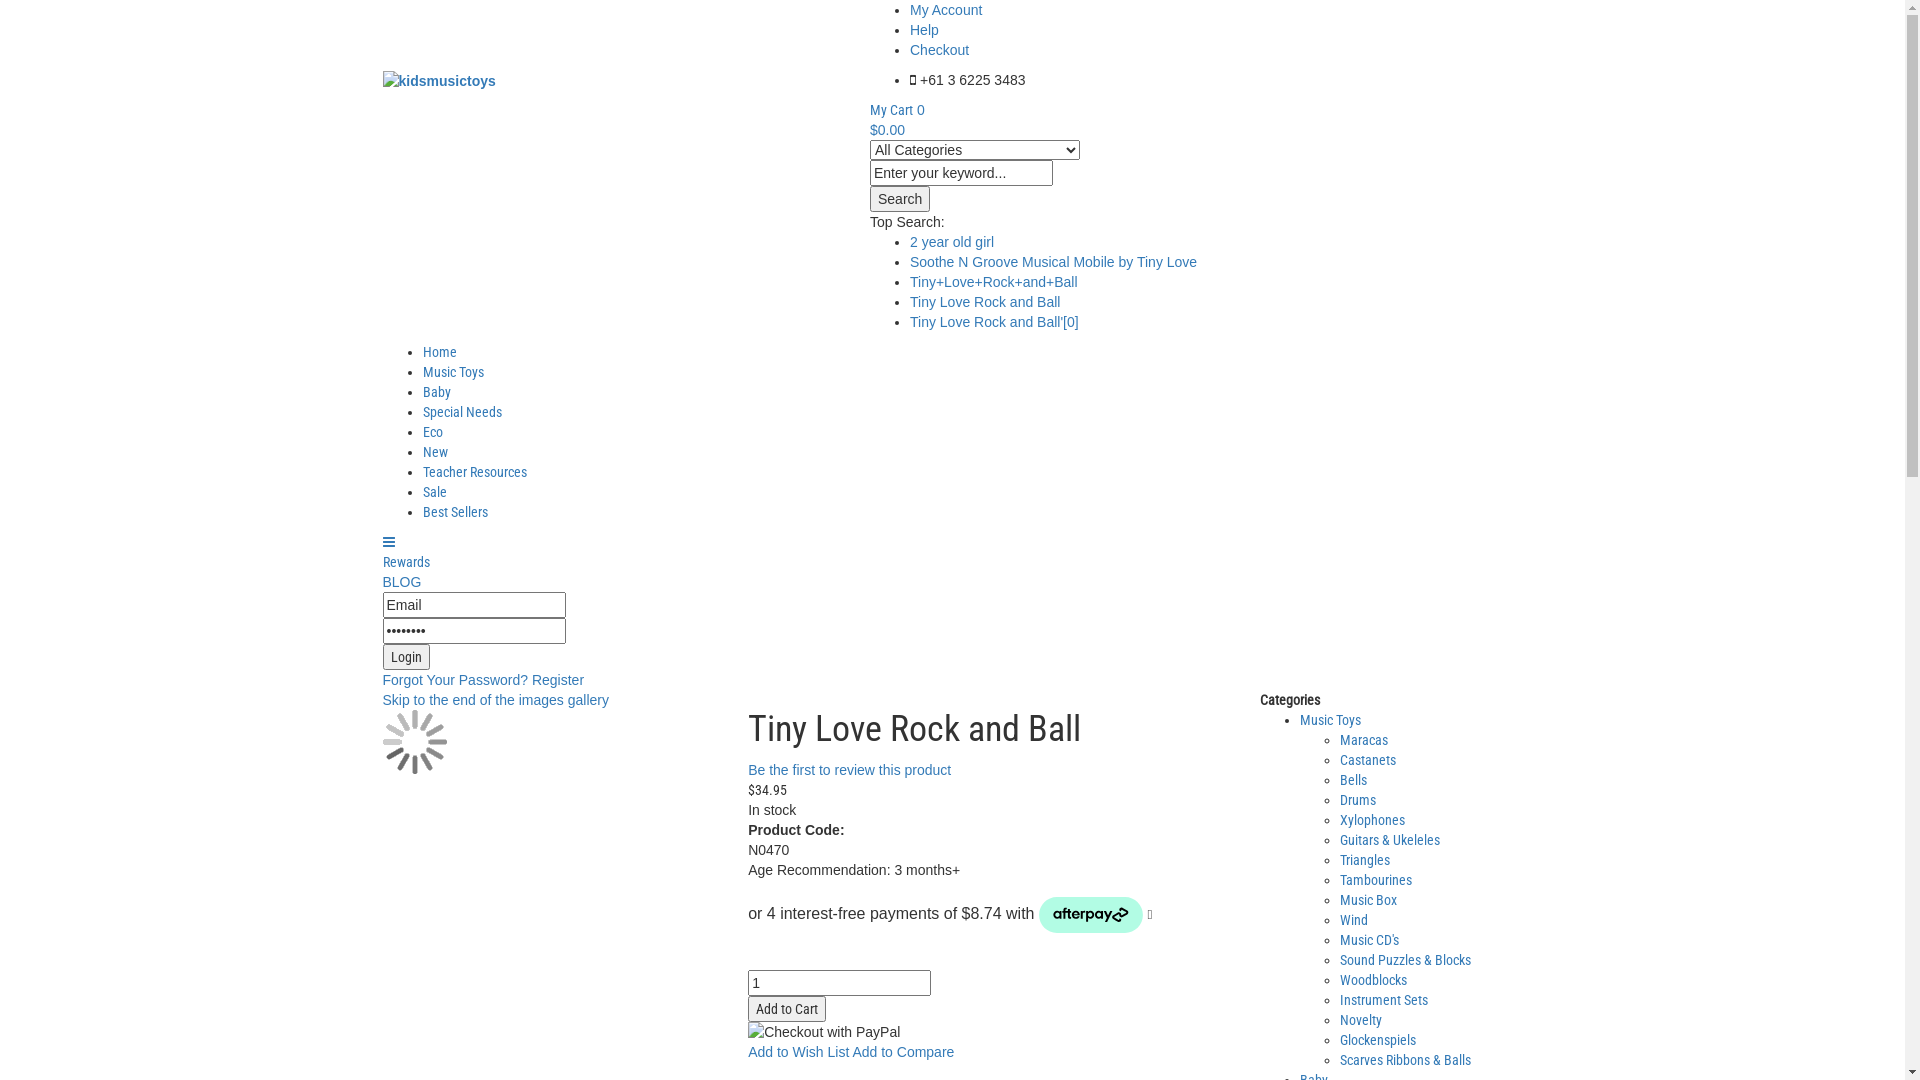 This screenshot has width=1920, height=1080. I want to click on '2 year old girl', so click(950, 241).